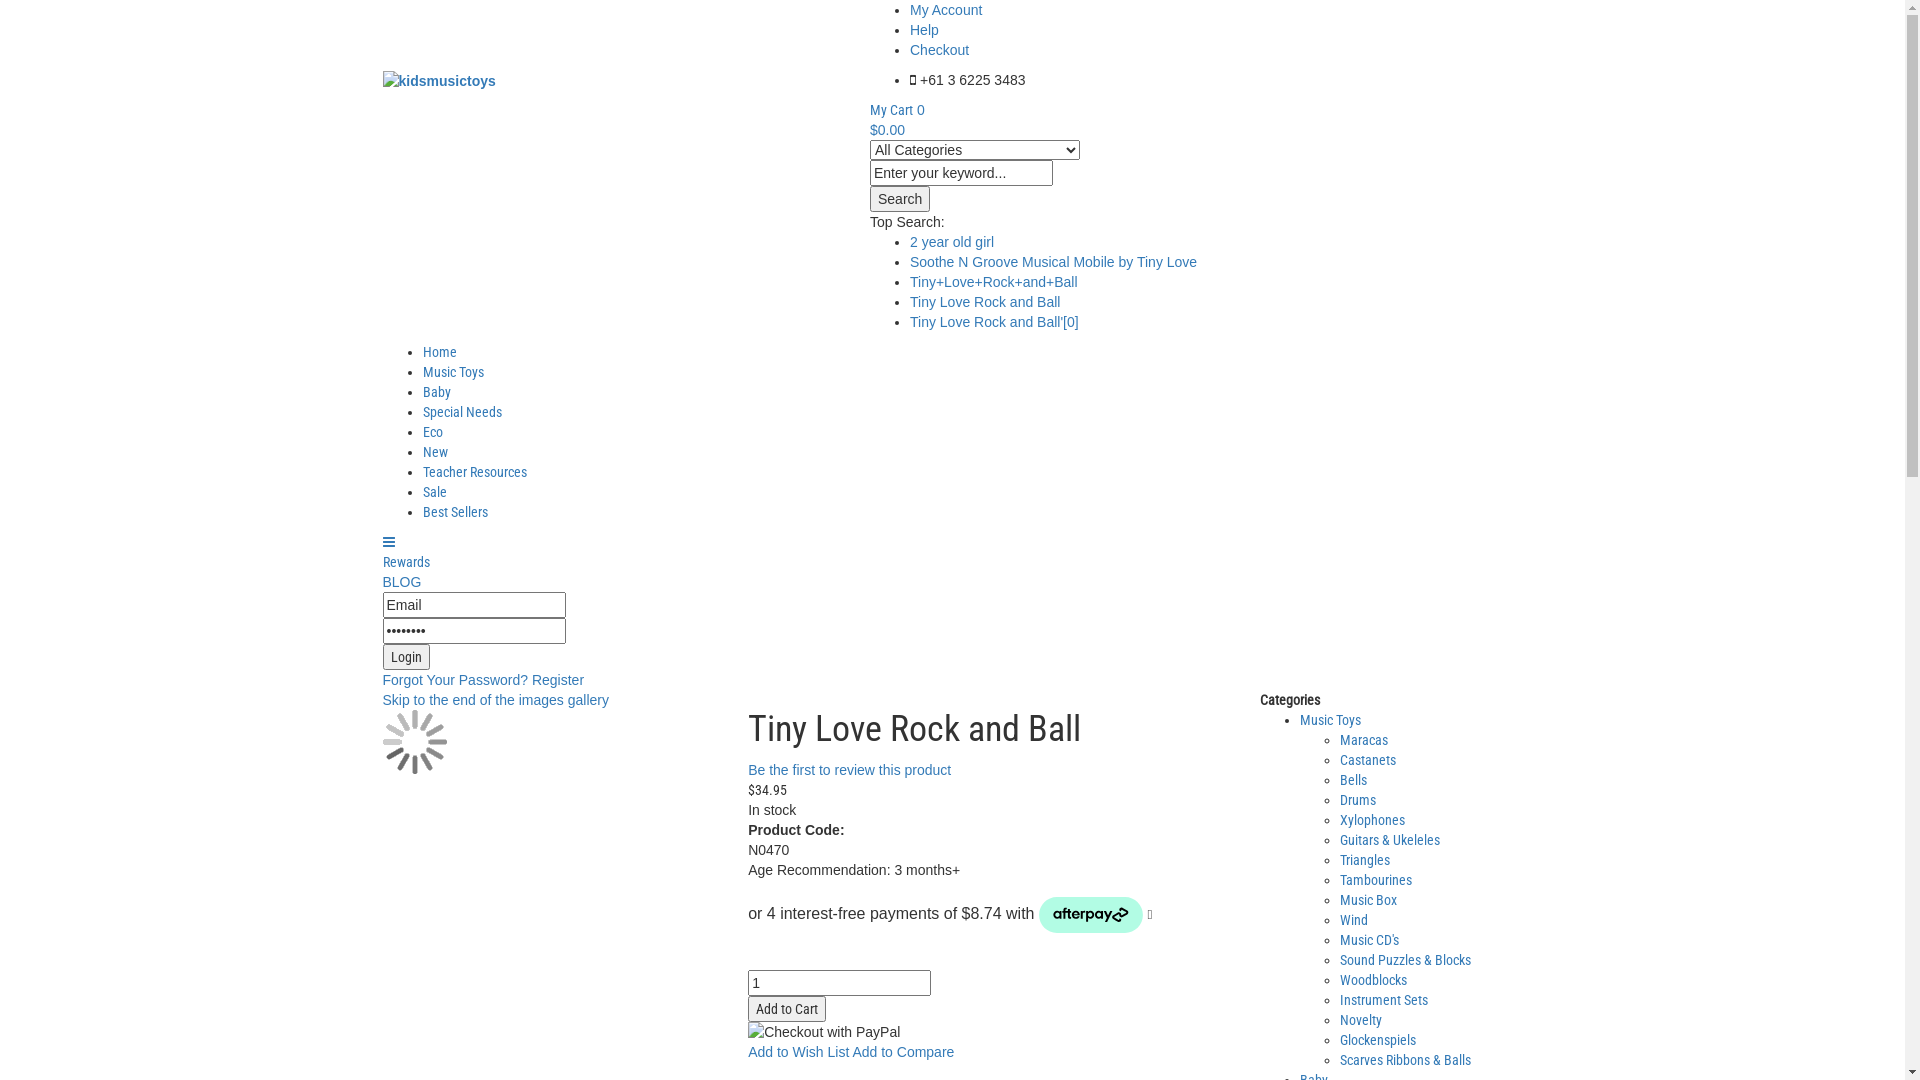 This screenshot has width=1920, height=1080. I want to click on '2 year old girl', so click(950, 241).